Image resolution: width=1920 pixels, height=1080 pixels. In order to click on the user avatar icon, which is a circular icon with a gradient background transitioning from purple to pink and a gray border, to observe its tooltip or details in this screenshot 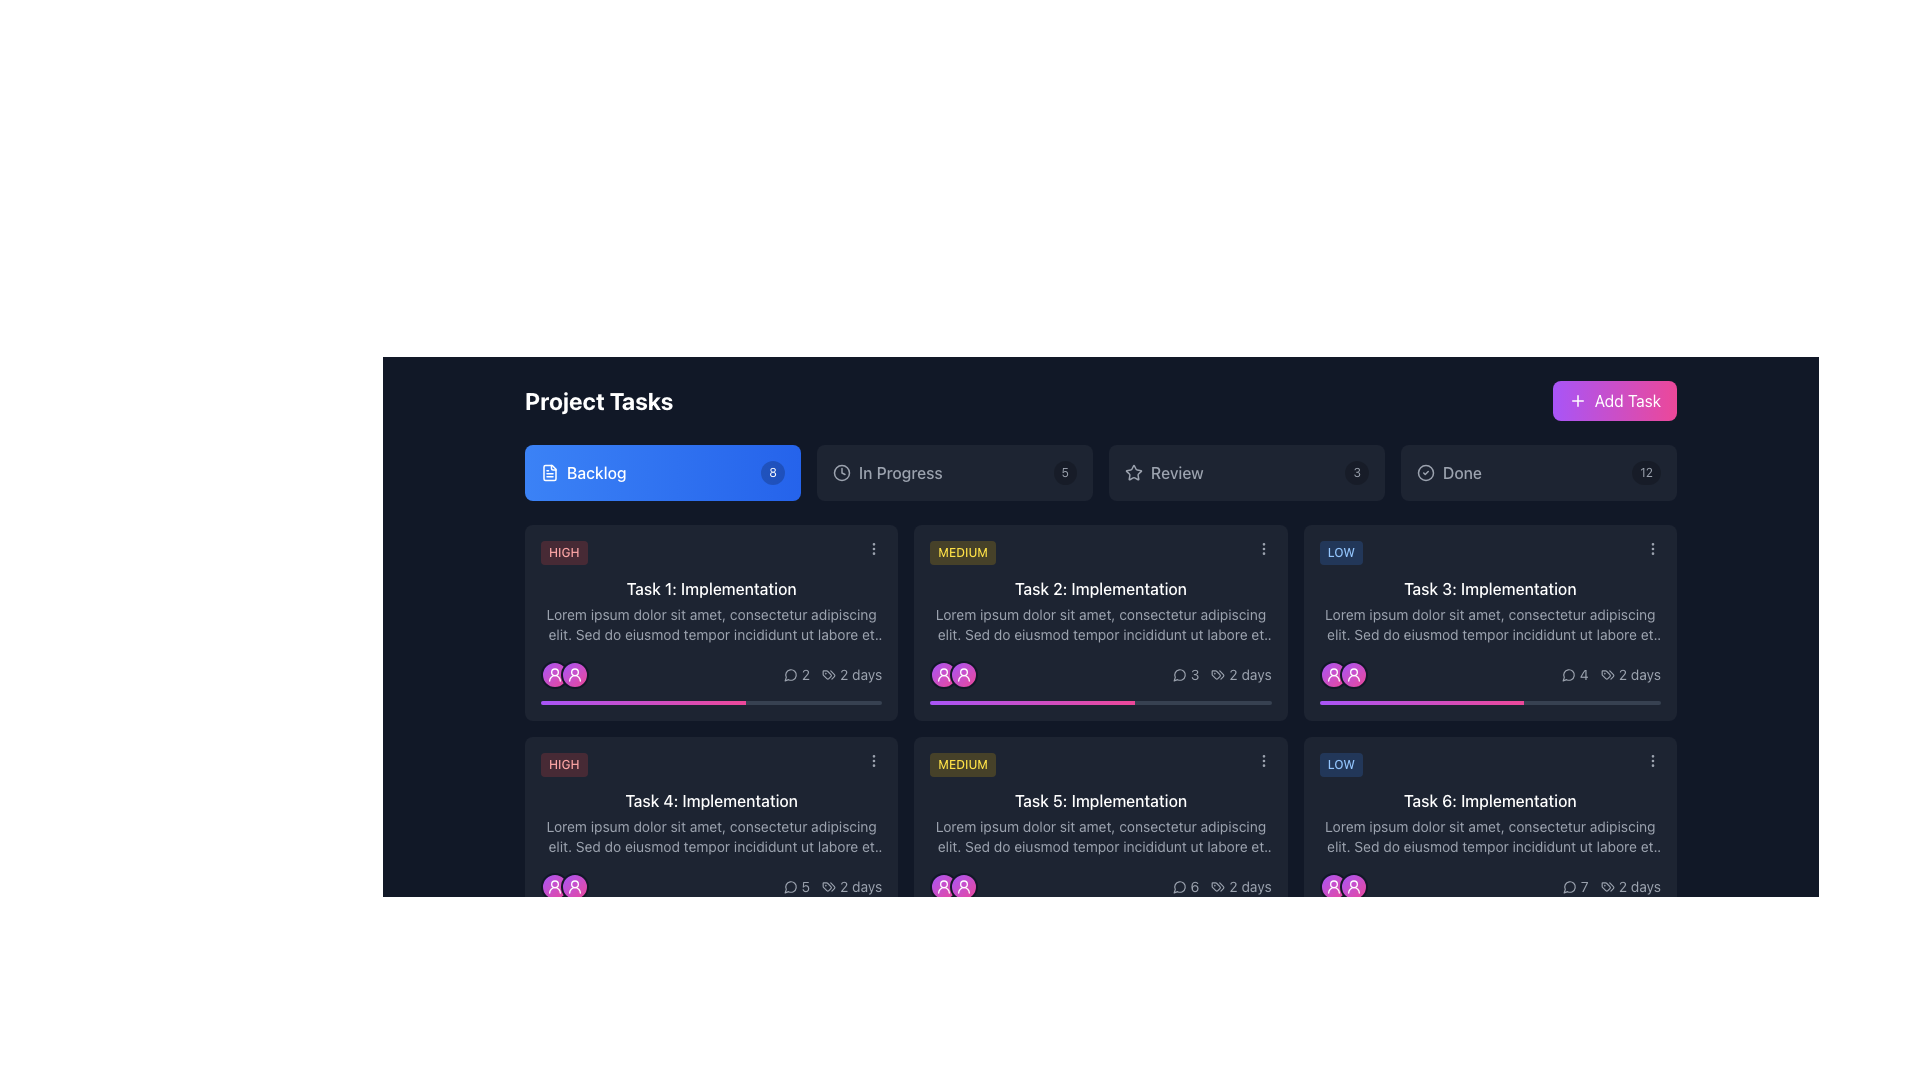, I will do `click(555, 886)`.